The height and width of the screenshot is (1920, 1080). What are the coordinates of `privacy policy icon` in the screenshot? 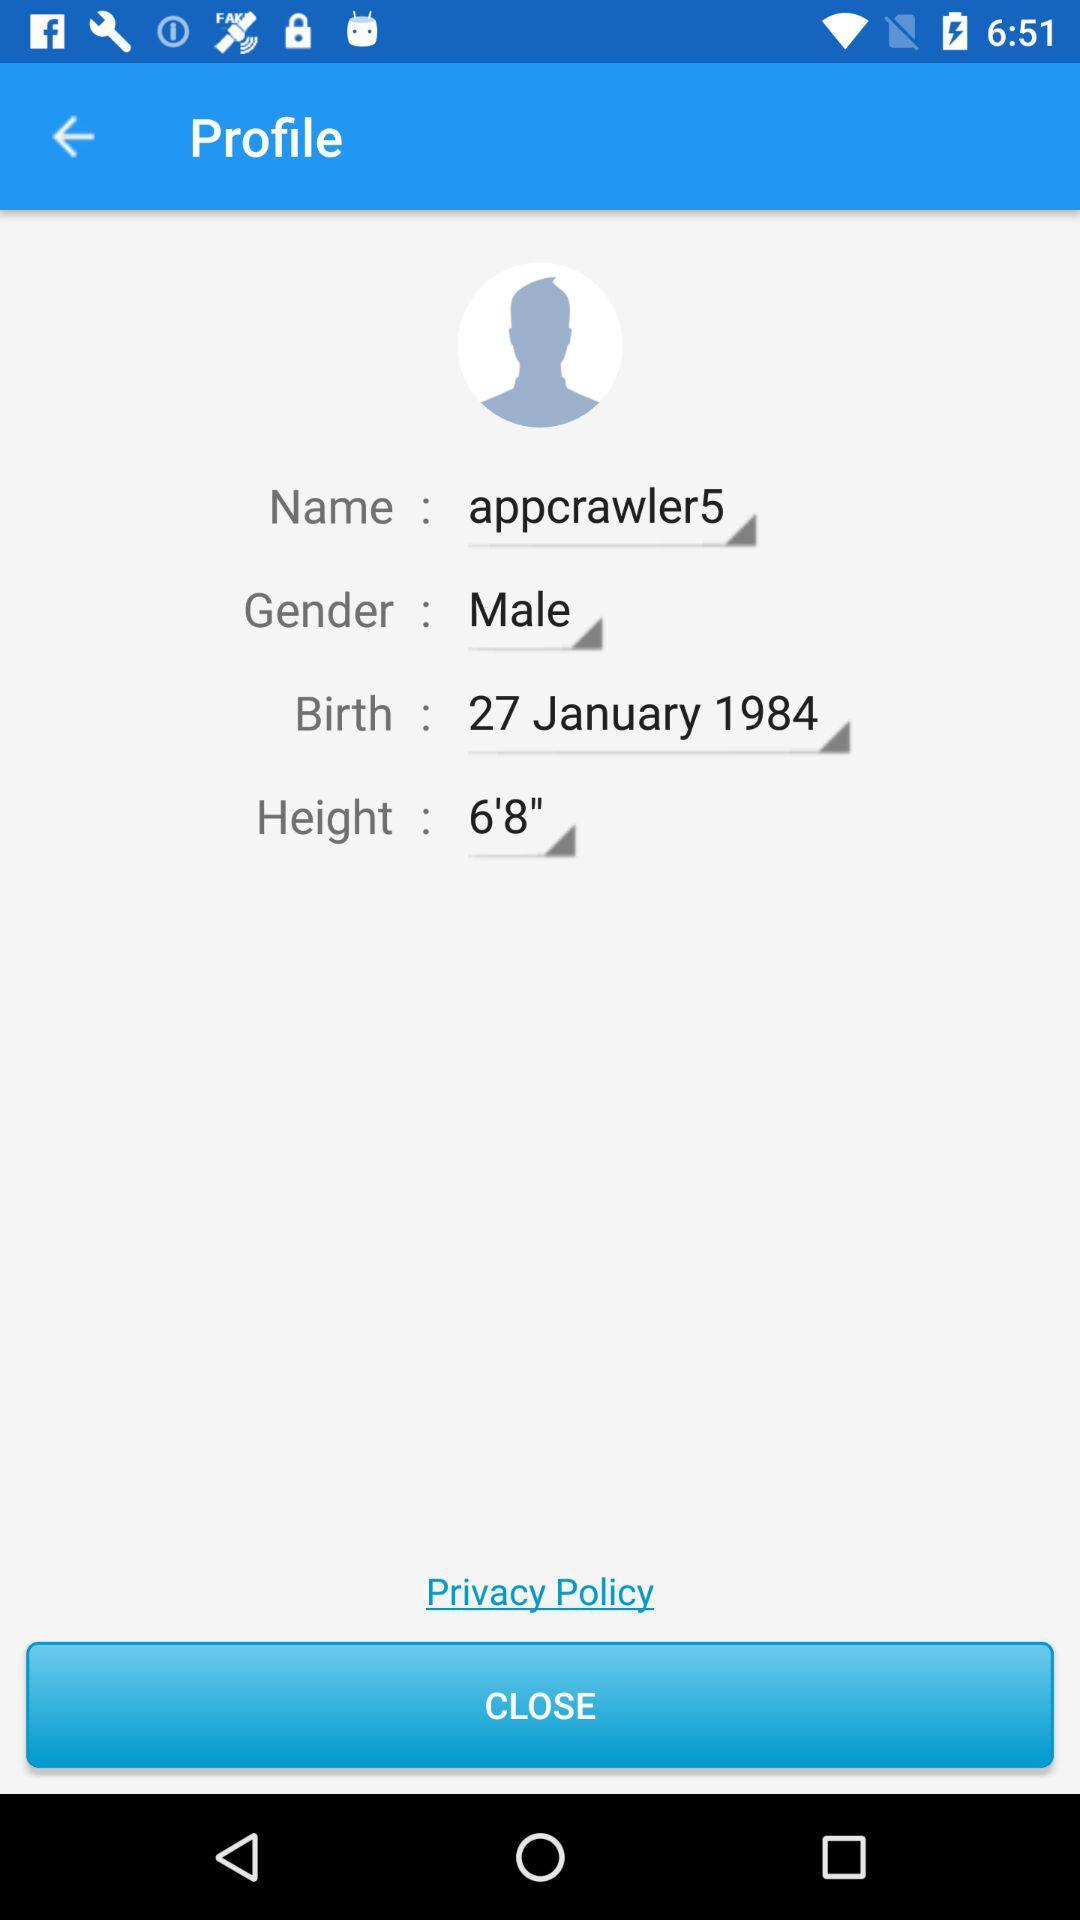 It's located at (540, 1589).